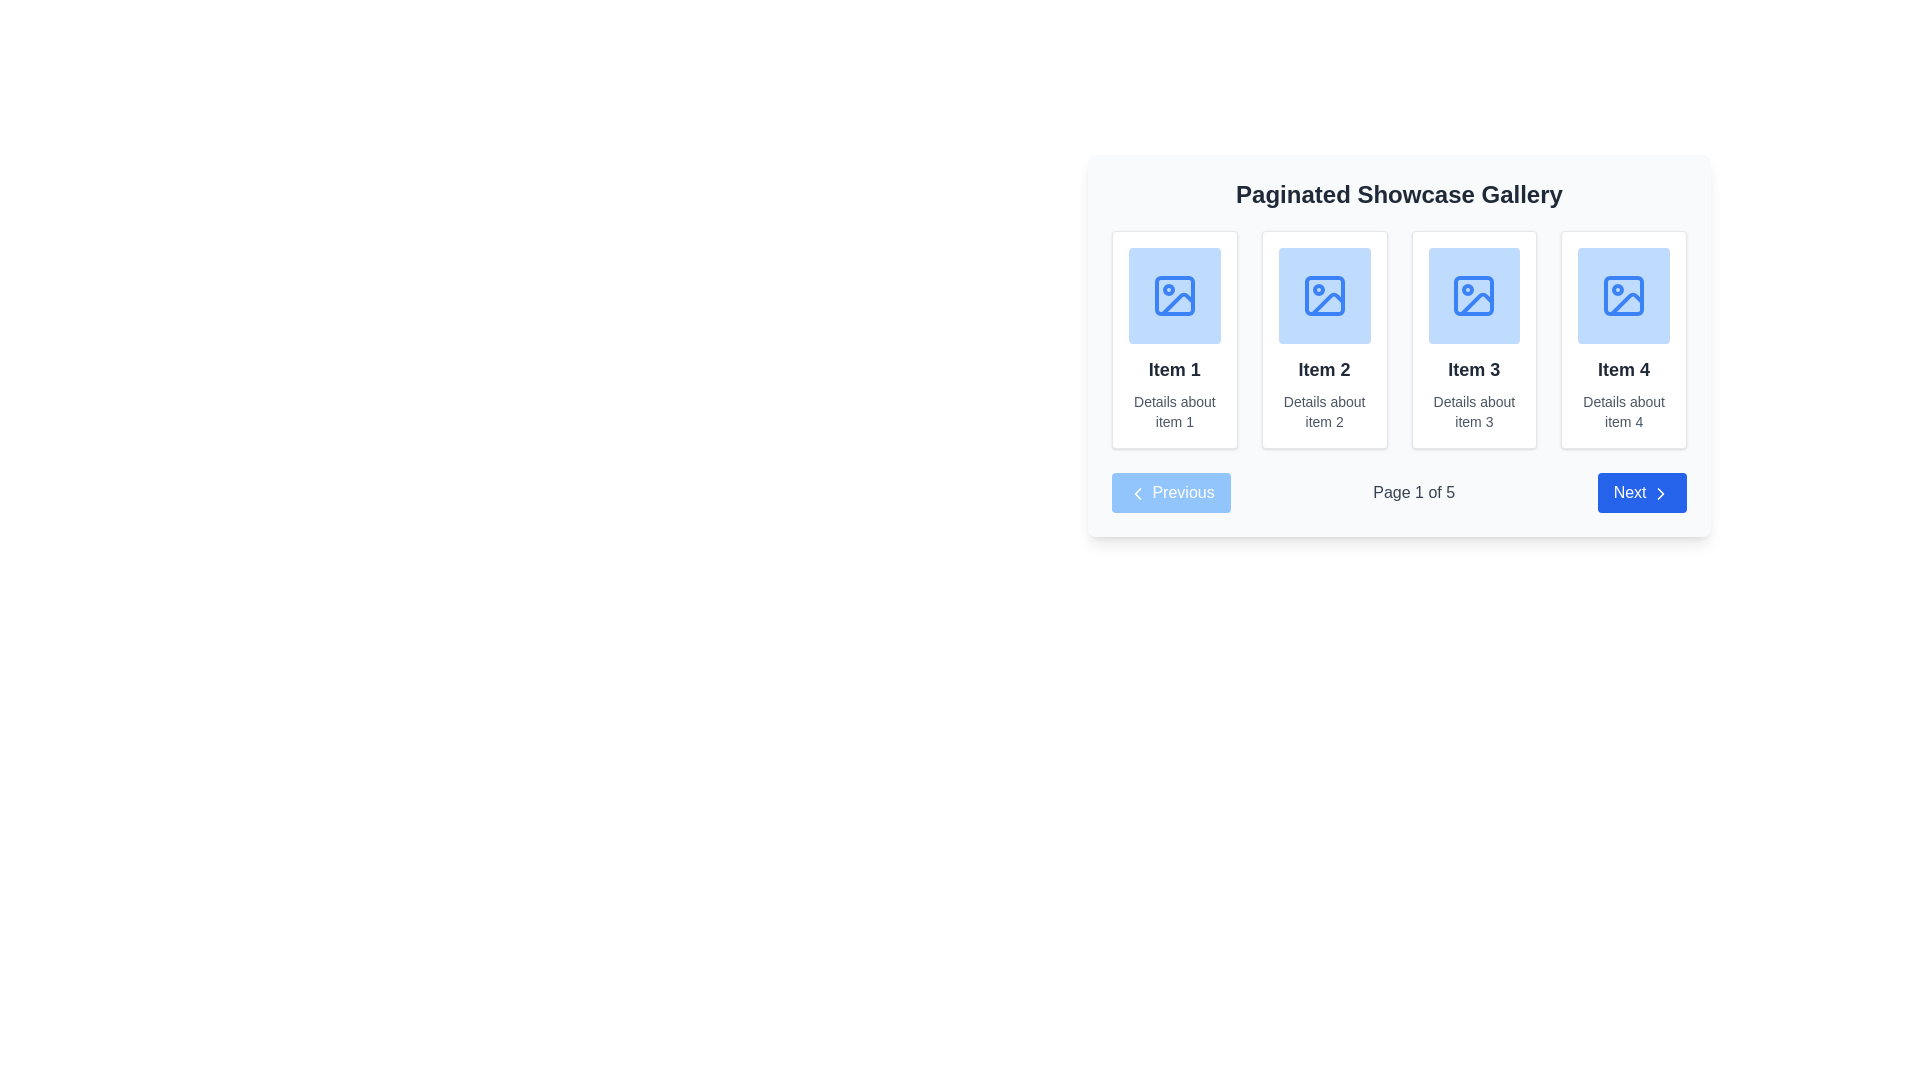 The width and height of the screenshot is (1920, 1080). What do you see at coordinates (1660, 493) in the screenshot?
I see `the chevron icon located at the bottom-right corner of the gallery interface, which indicates the action of moving to the next page in the paginated gallery as part of the 'Next' button` at bounding box center [1660, 493].